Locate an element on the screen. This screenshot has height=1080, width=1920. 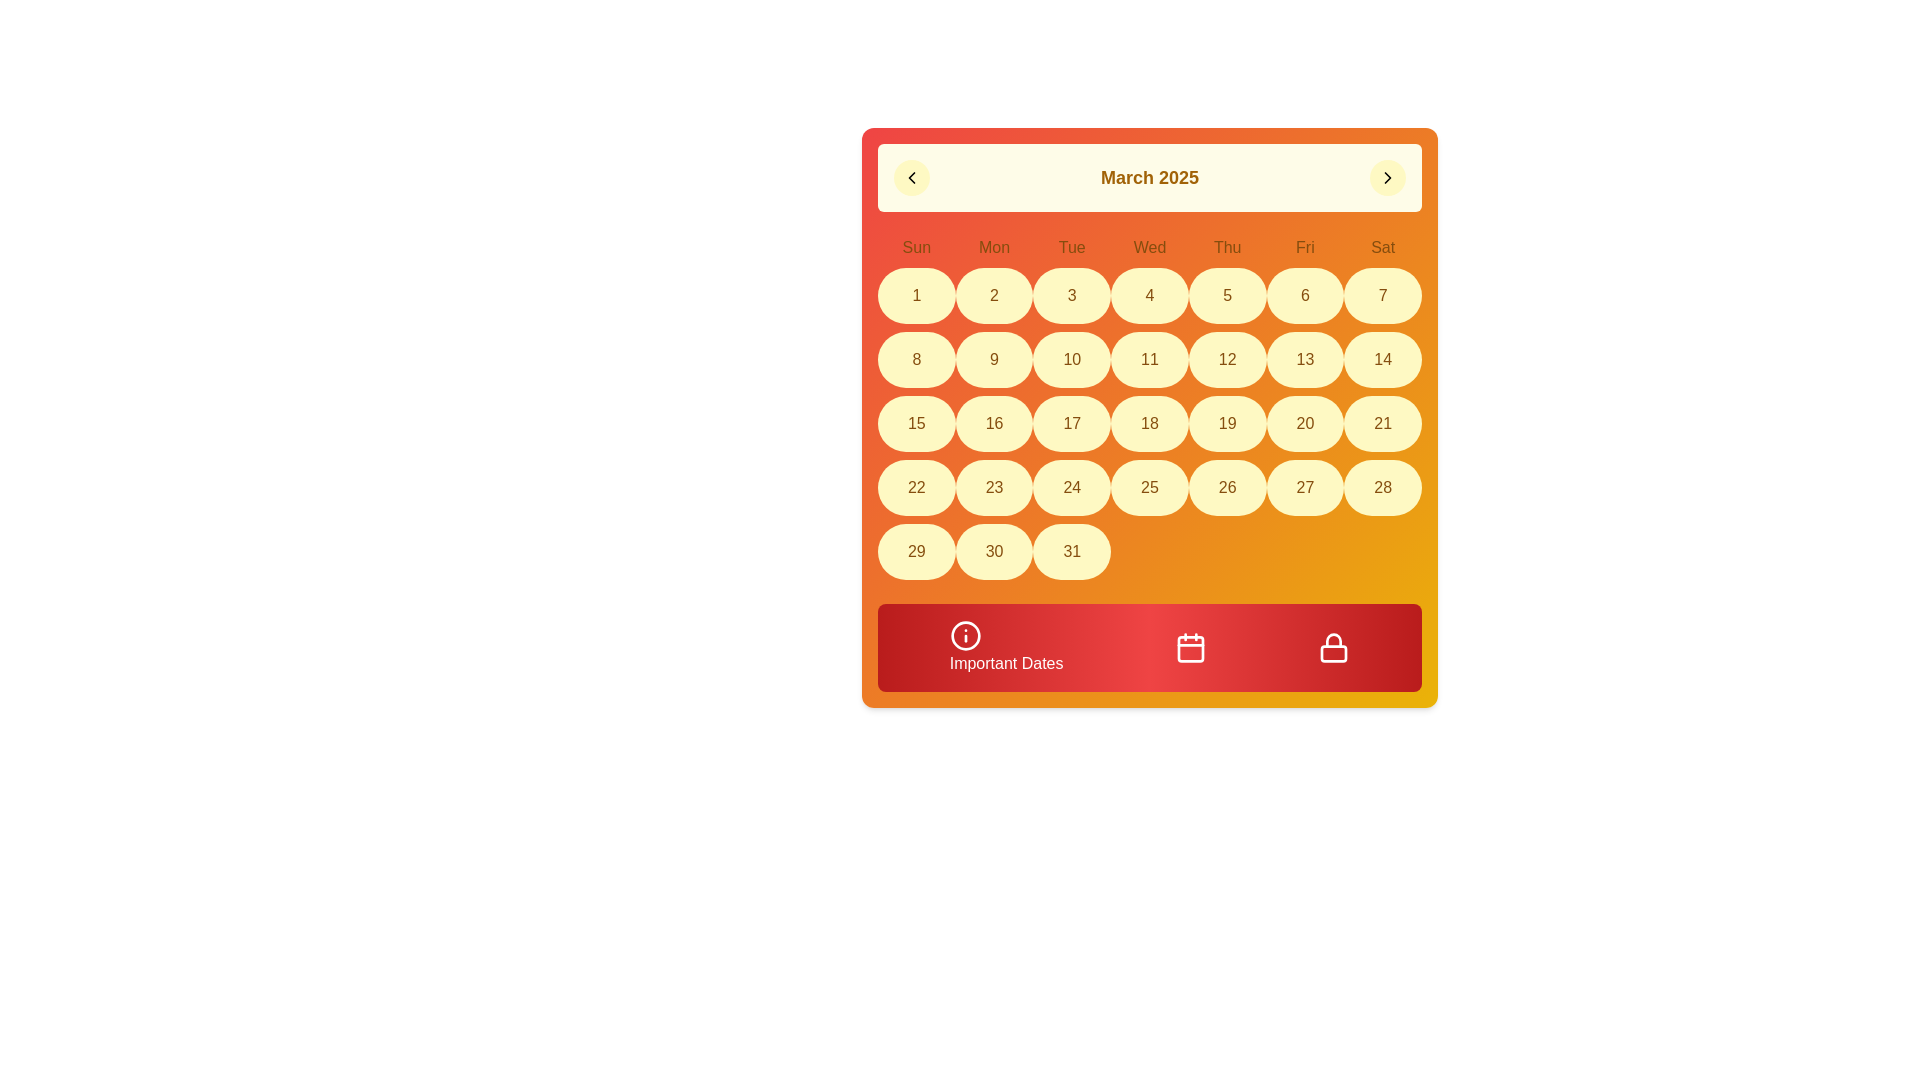
the calendar day cell button for March 17, 2025 is located at coordinates (1071, 423).